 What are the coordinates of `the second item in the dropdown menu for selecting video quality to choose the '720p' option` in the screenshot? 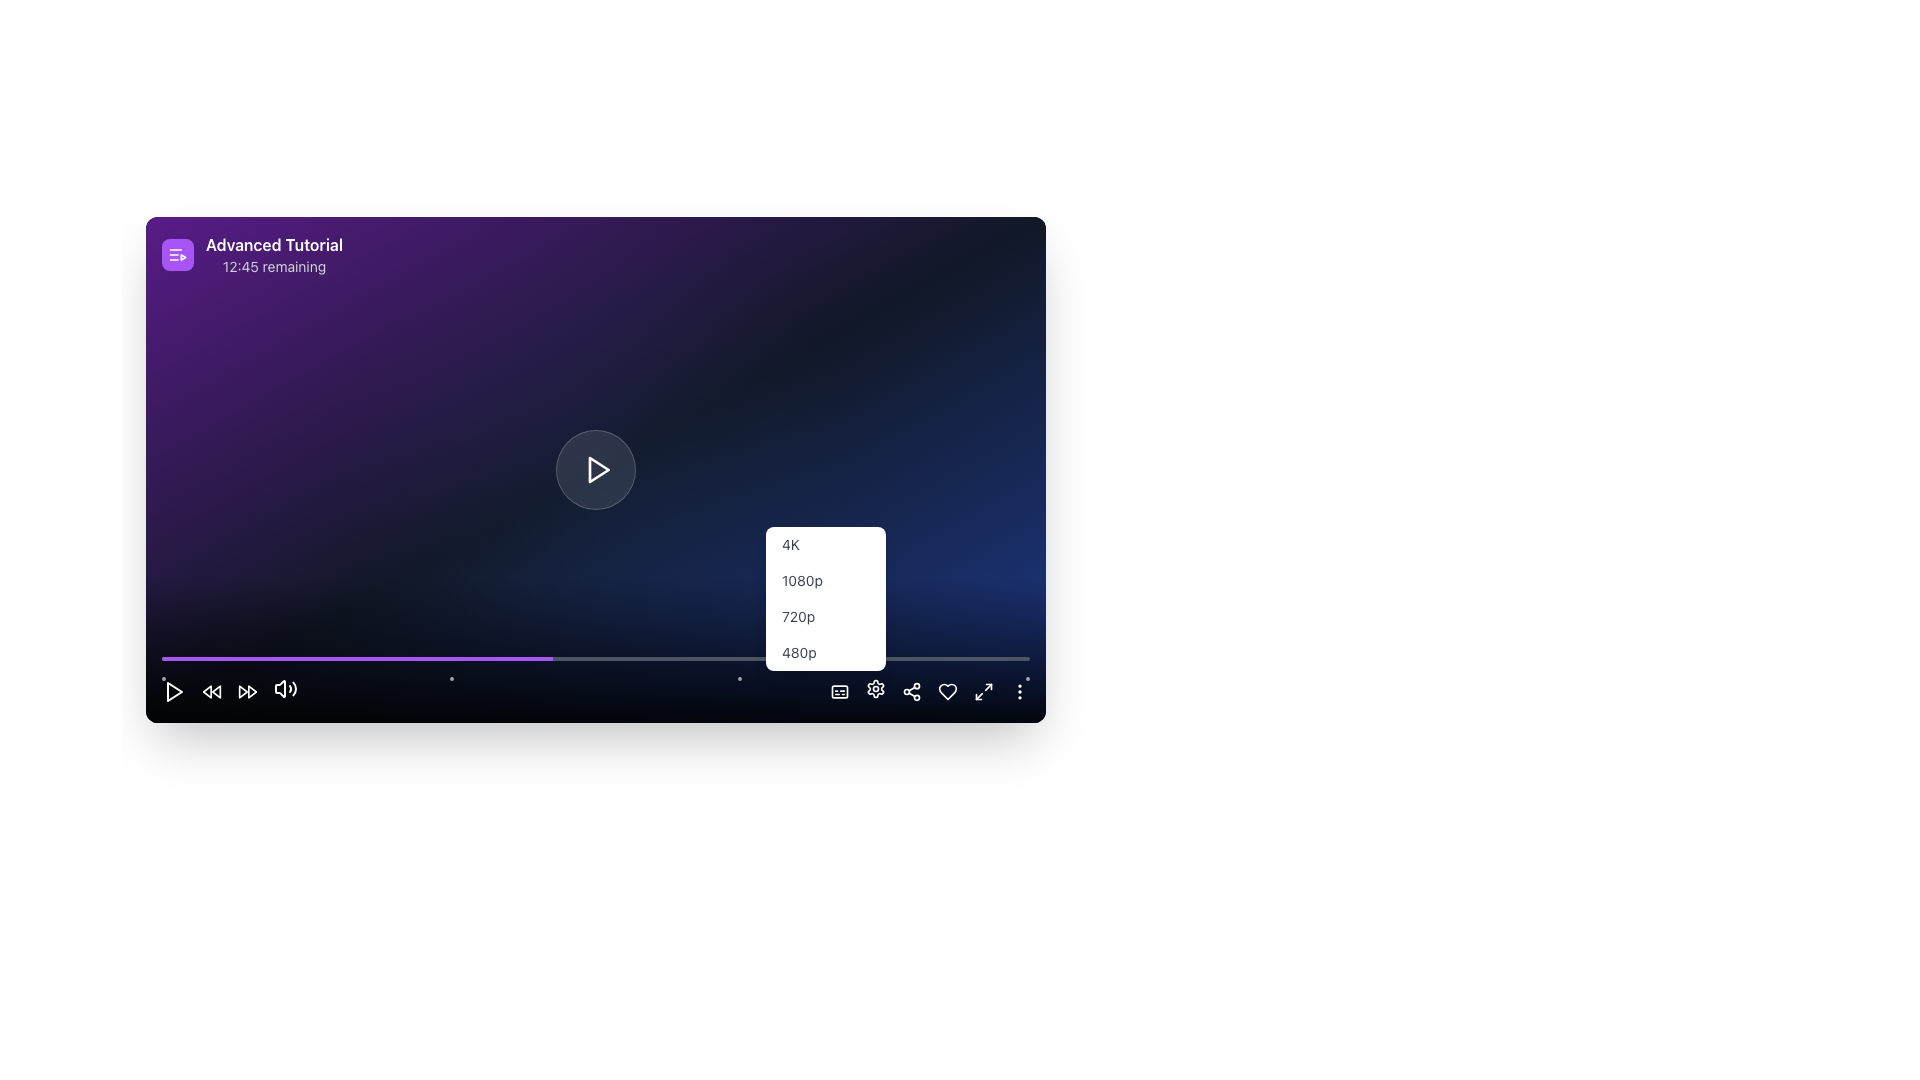 It's located at (825, 597).